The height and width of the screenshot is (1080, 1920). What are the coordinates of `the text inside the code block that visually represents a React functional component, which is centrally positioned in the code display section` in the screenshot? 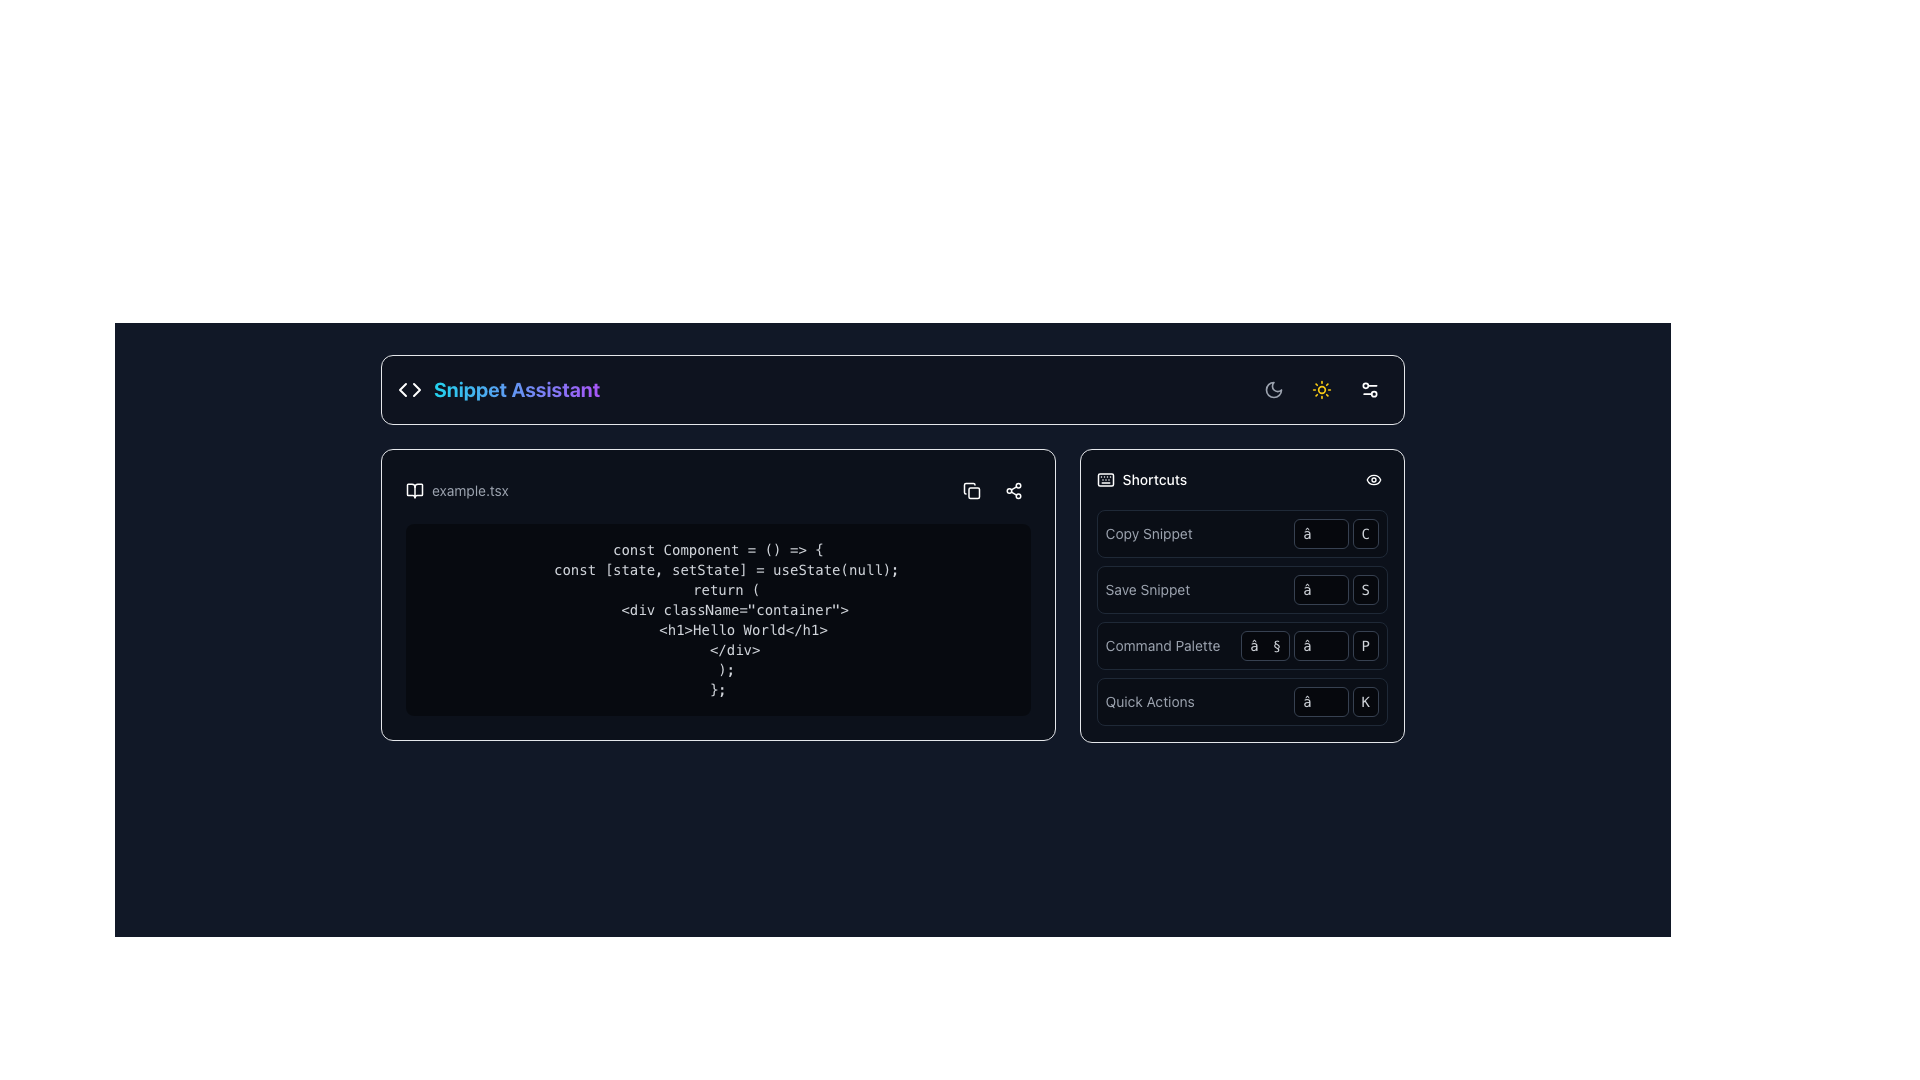 It's located at (718, 619).